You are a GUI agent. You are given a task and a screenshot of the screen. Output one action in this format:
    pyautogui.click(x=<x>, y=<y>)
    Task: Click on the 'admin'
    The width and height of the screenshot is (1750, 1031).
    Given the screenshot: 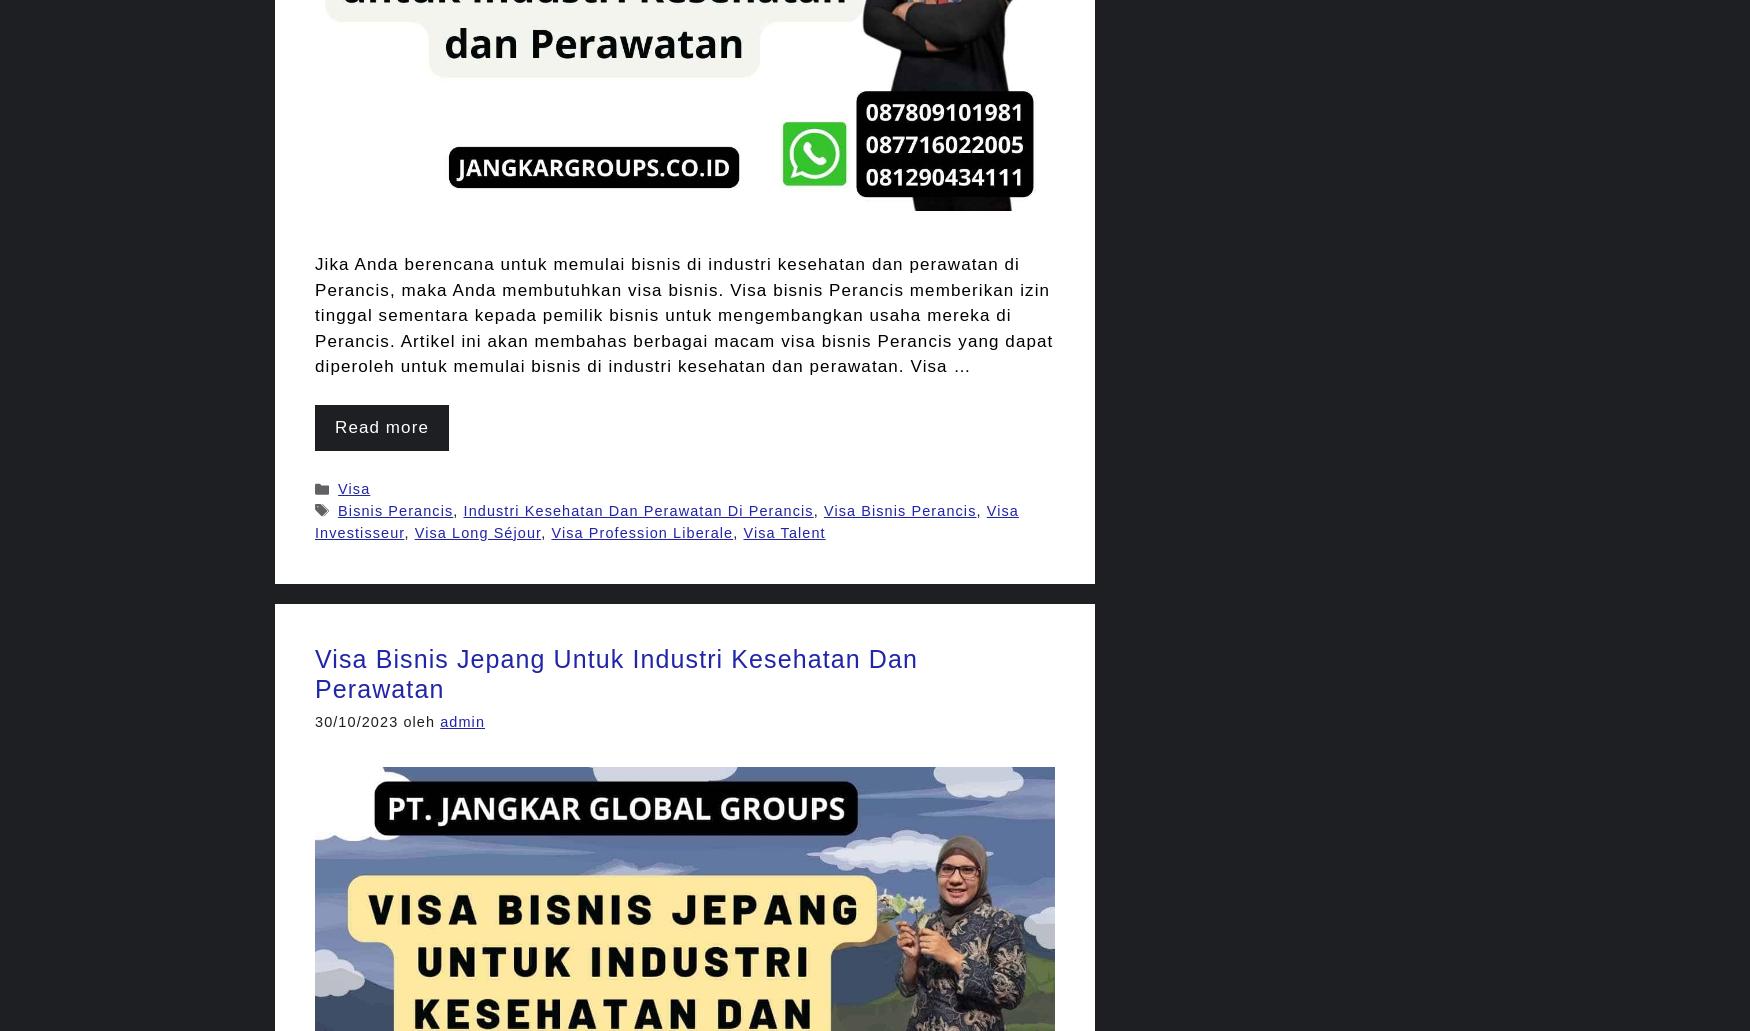 What is the action you would take?
    pyautogui.click(x=462, y=720)
    